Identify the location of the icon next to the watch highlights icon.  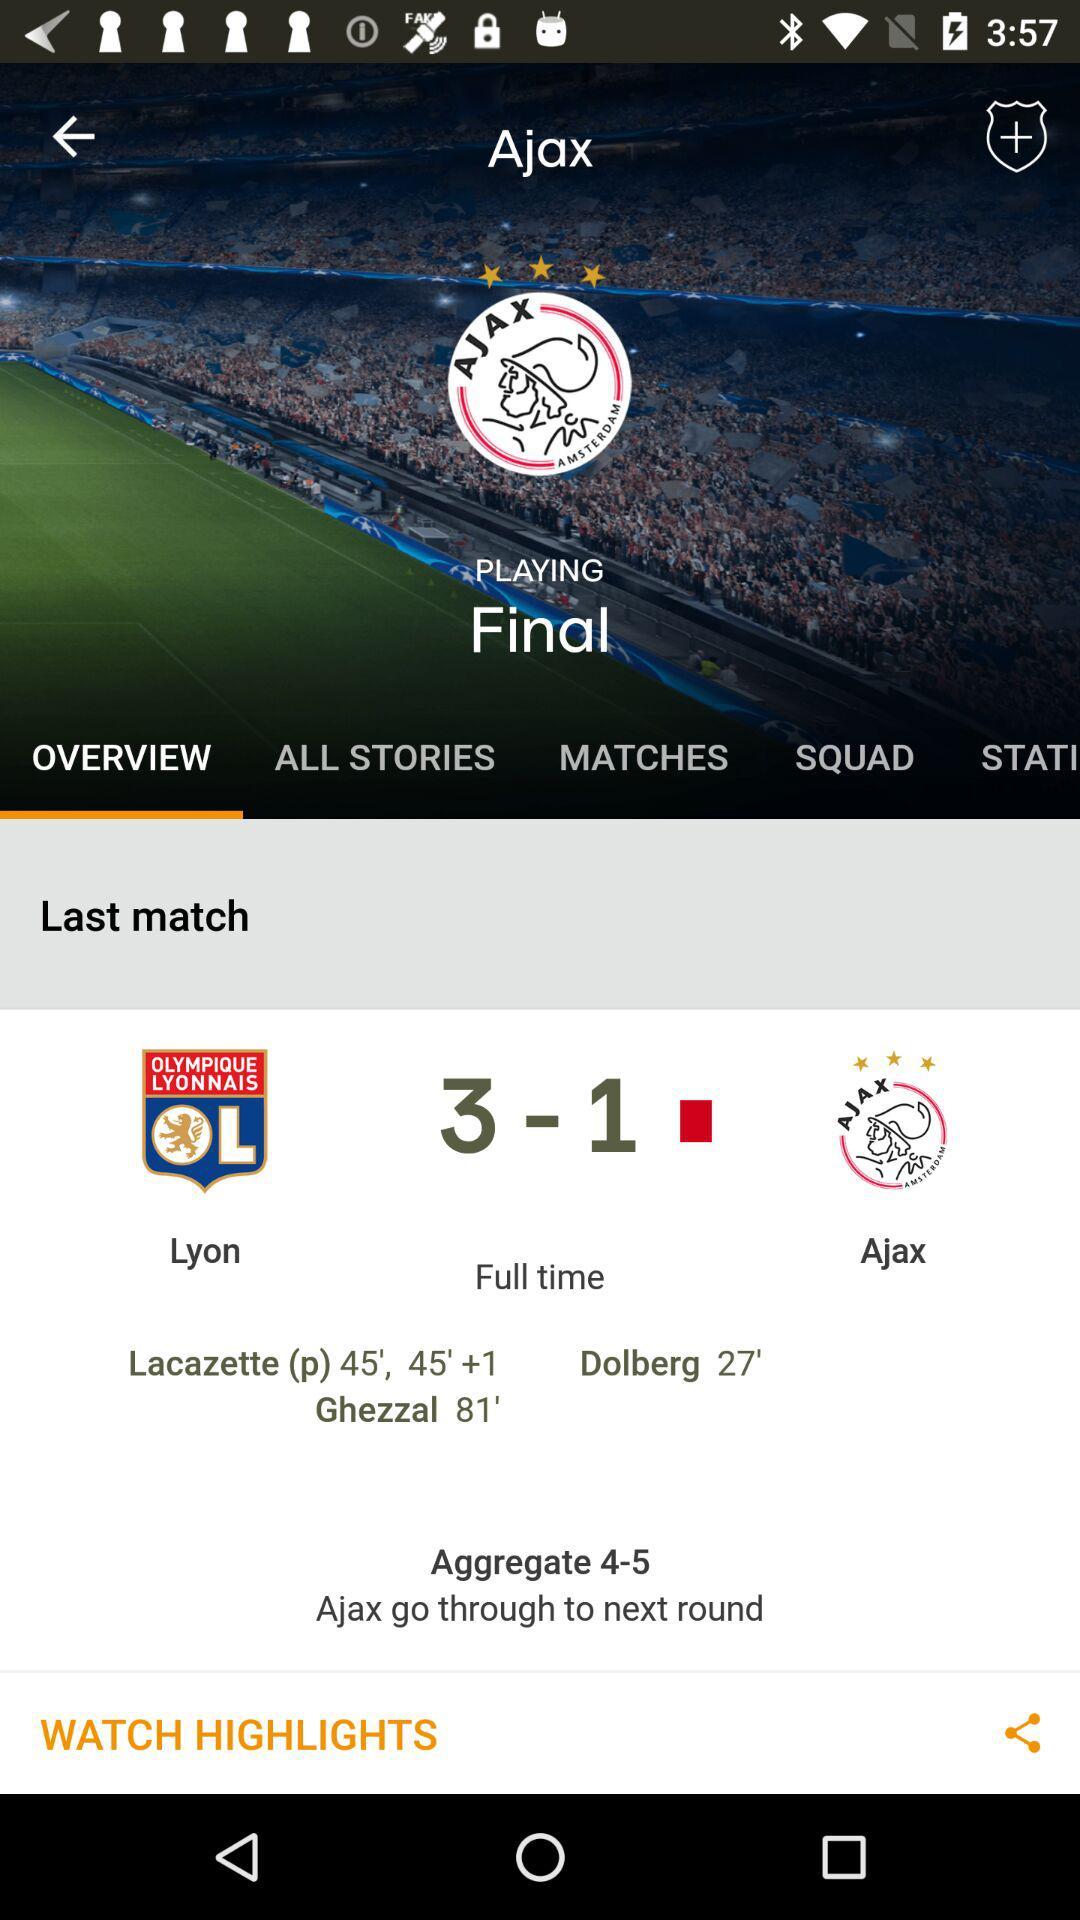
(1022, 1731).